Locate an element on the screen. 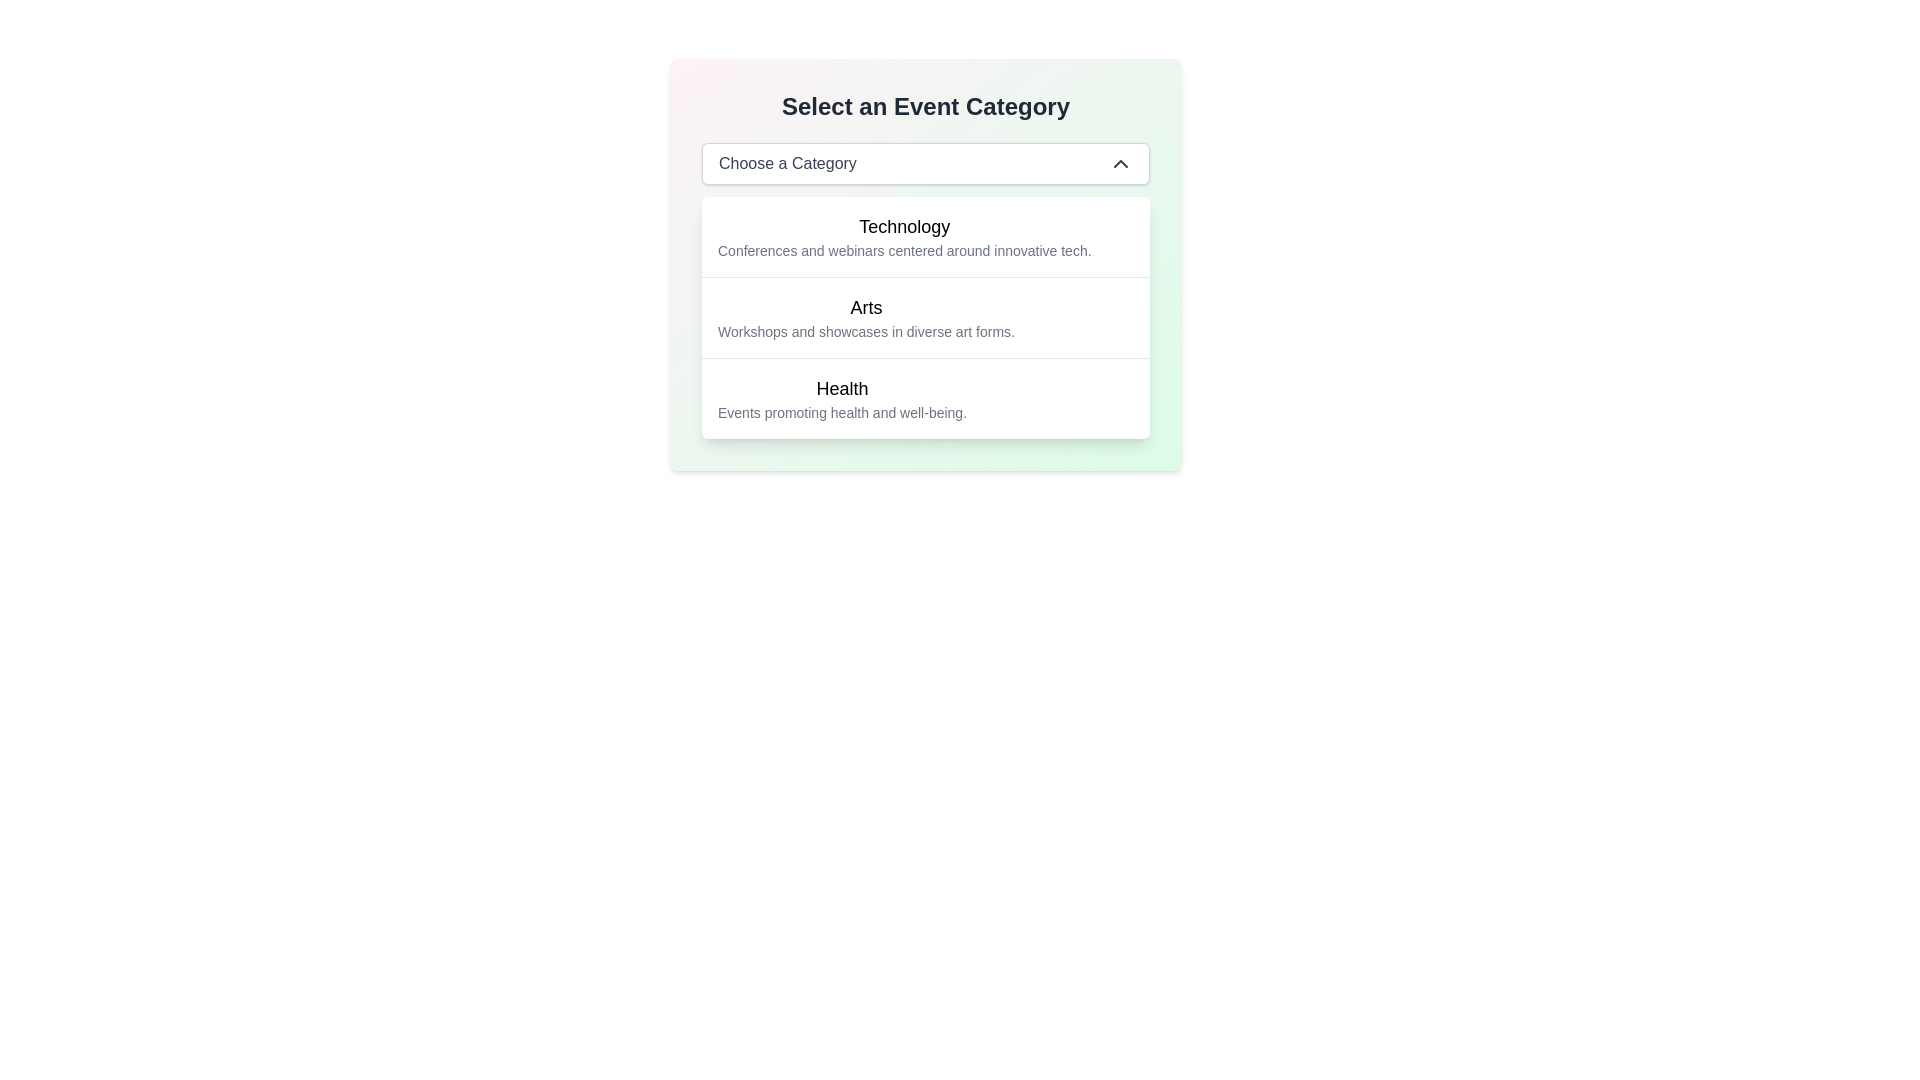  to select the 'Arts' category, which is the second item in a vertically arranged list, featuring a bold title 'Arts' and a smaller gray subtext, located within a white rectangular area with rounded corners is located at coordinates (925, 316).